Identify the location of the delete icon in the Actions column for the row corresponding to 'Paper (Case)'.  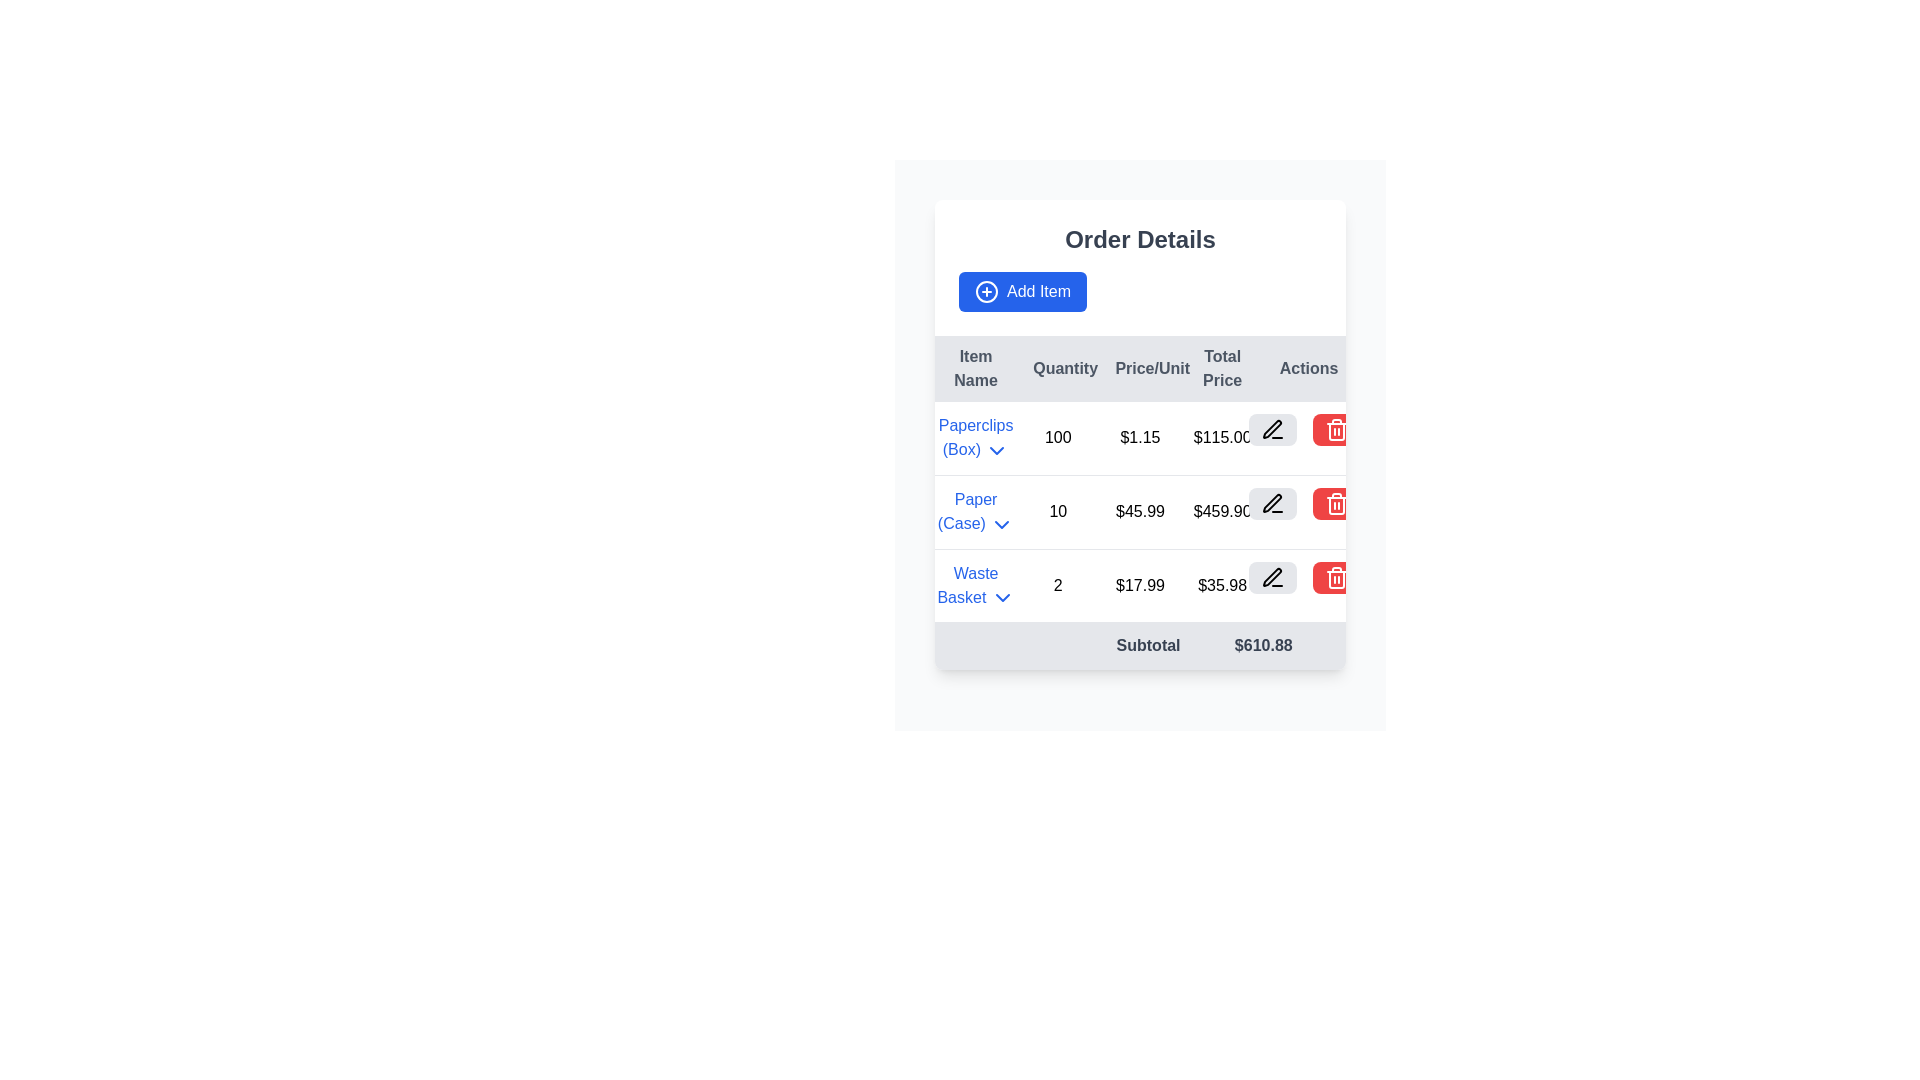
(1336, 504).